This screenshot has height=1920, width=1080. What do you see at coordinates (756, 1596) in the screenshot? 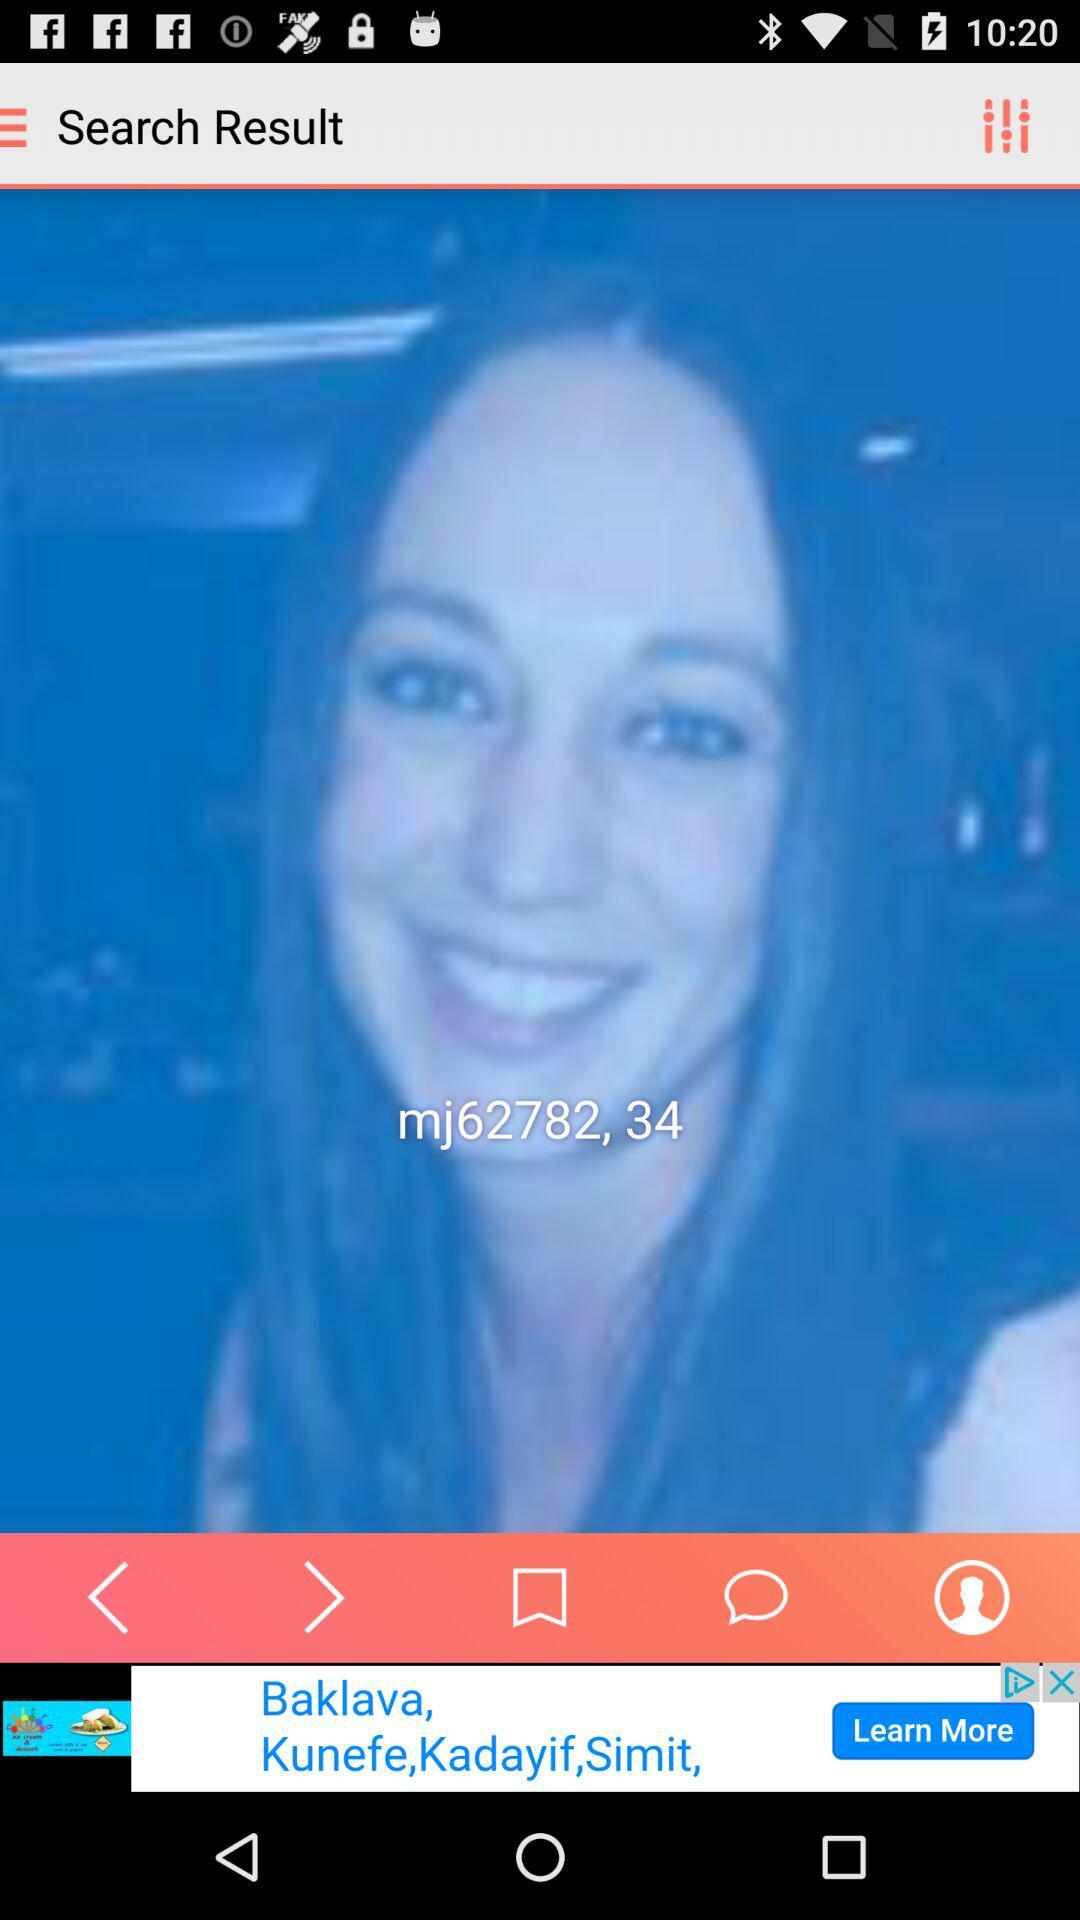
I see `the chat option` at bounding box center [756, 1596].